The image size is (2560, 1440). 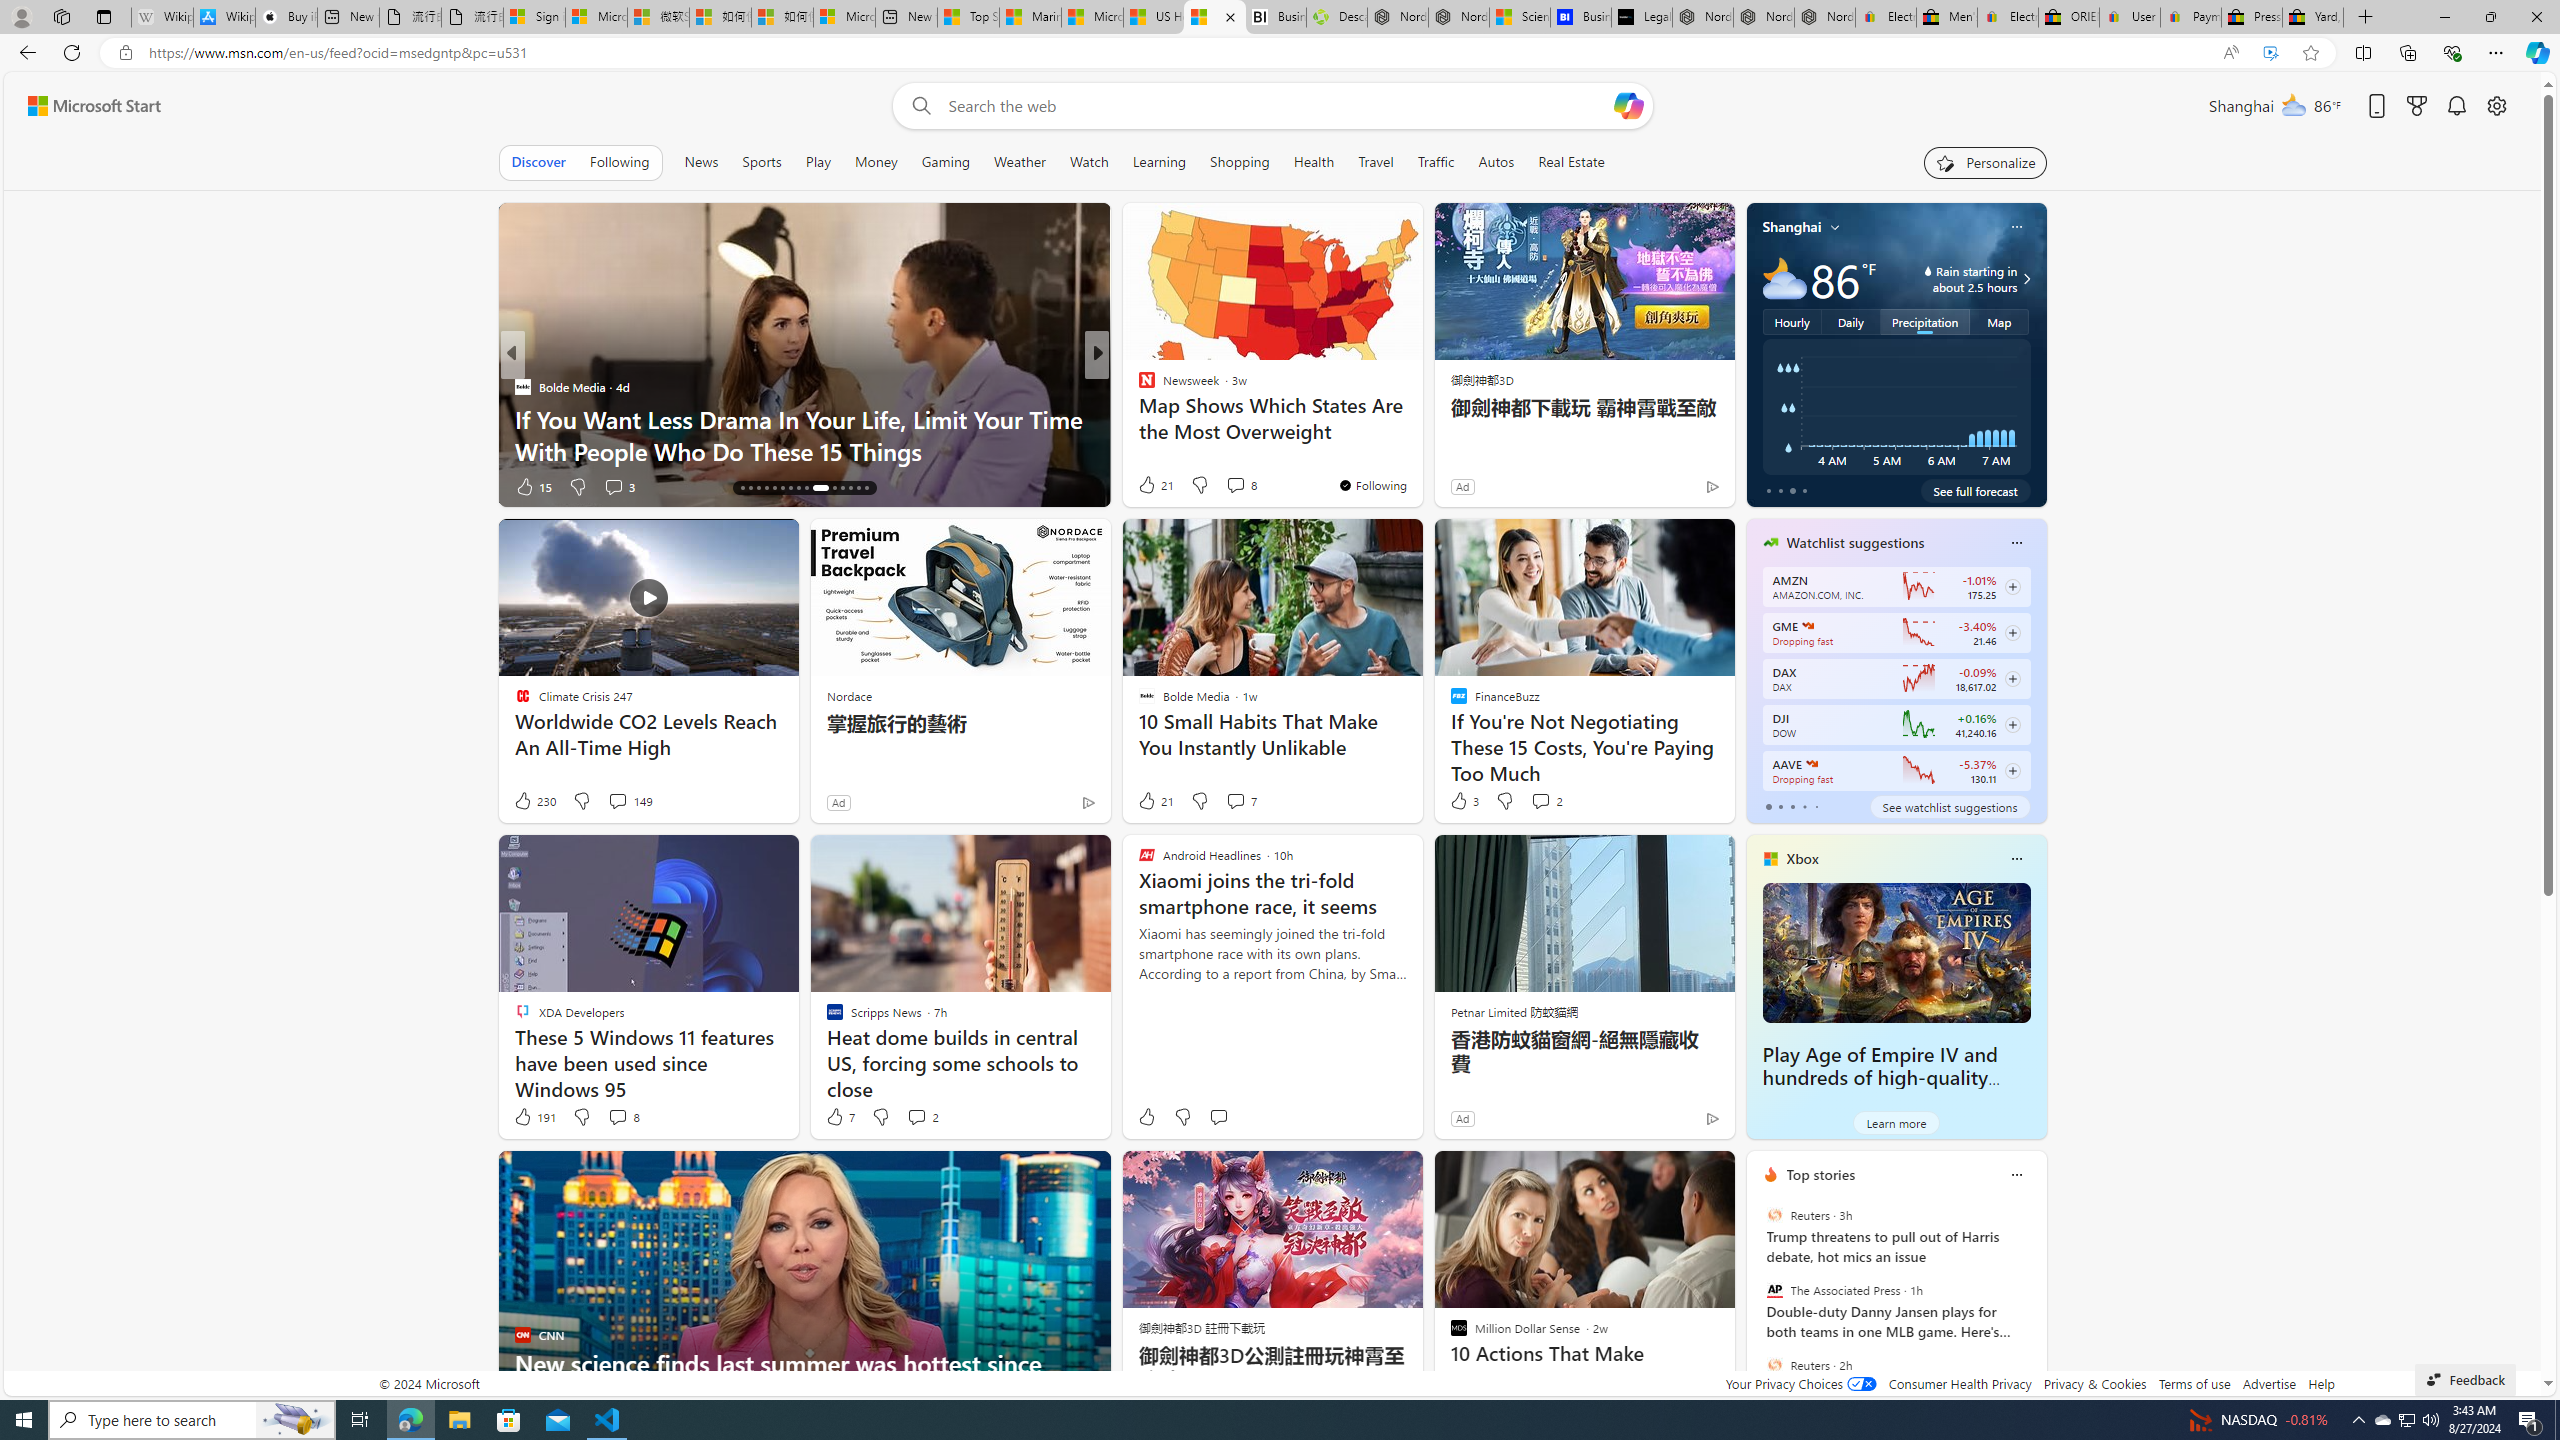 What do you see at coordinates (1668, 490) in the screenshot?
I see `'You'` at bounding box center [1668, 490].